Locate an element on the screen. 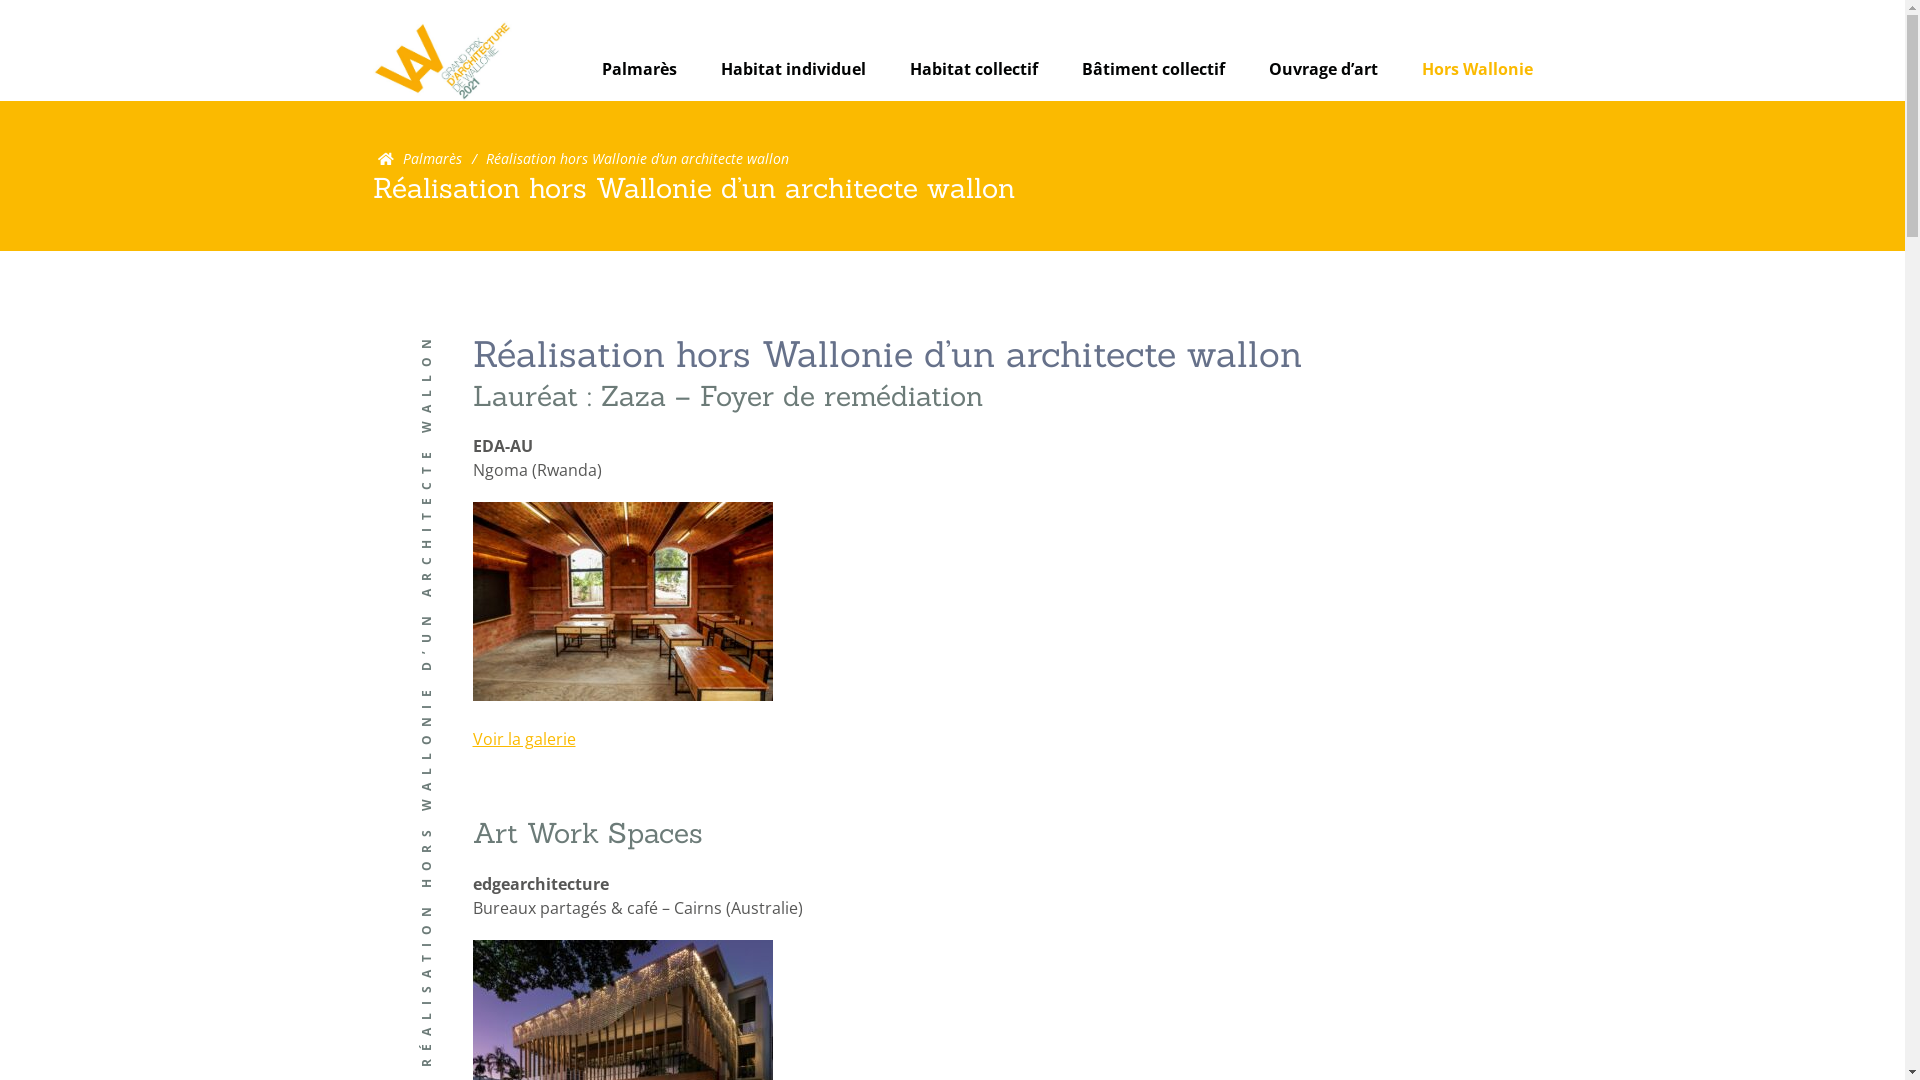 This screenshot has width=1920, height=1080. 'Habitat collectif' is located at coordinates (974, 68).